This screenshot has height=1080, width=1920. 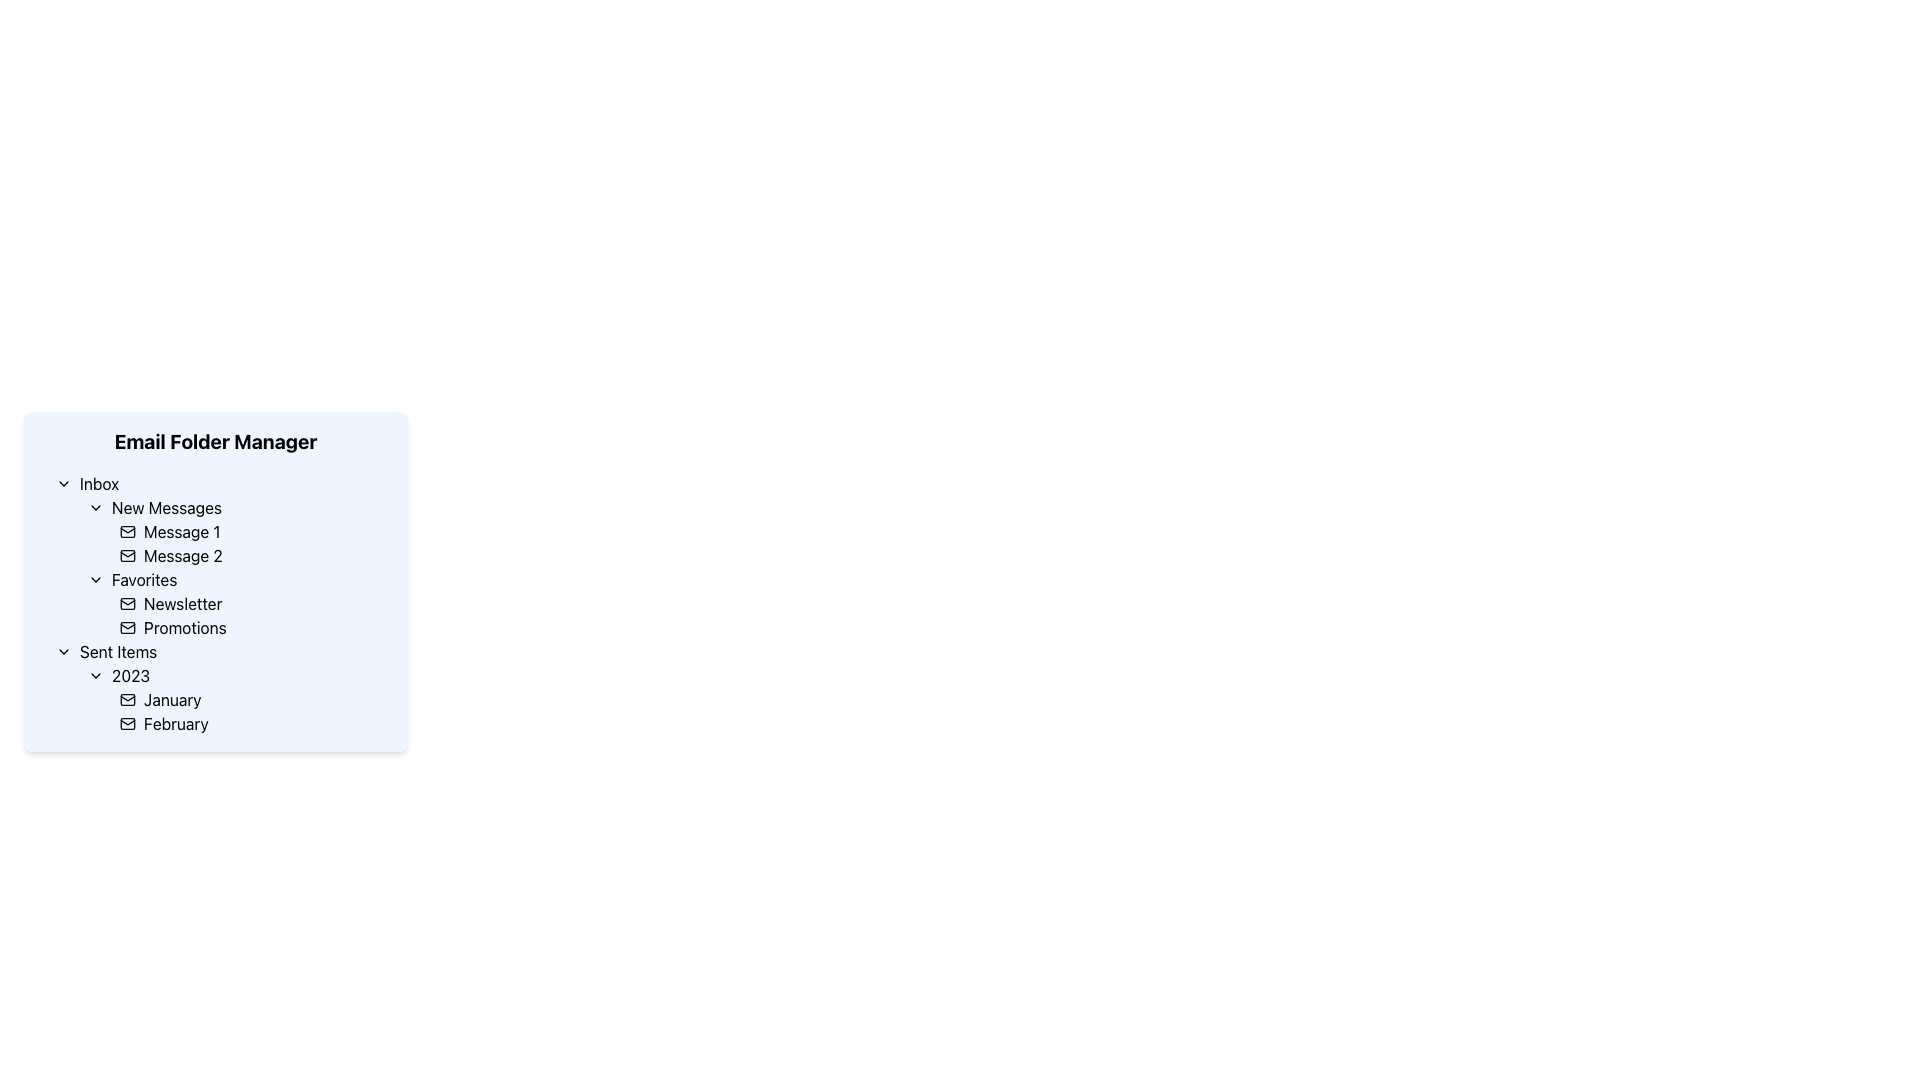 What do you see at coordinates (63, 651) in the screenshot?
I see `the small downward arrow icon next to the label 'Sent Items'` at bounding box center [63, 651].